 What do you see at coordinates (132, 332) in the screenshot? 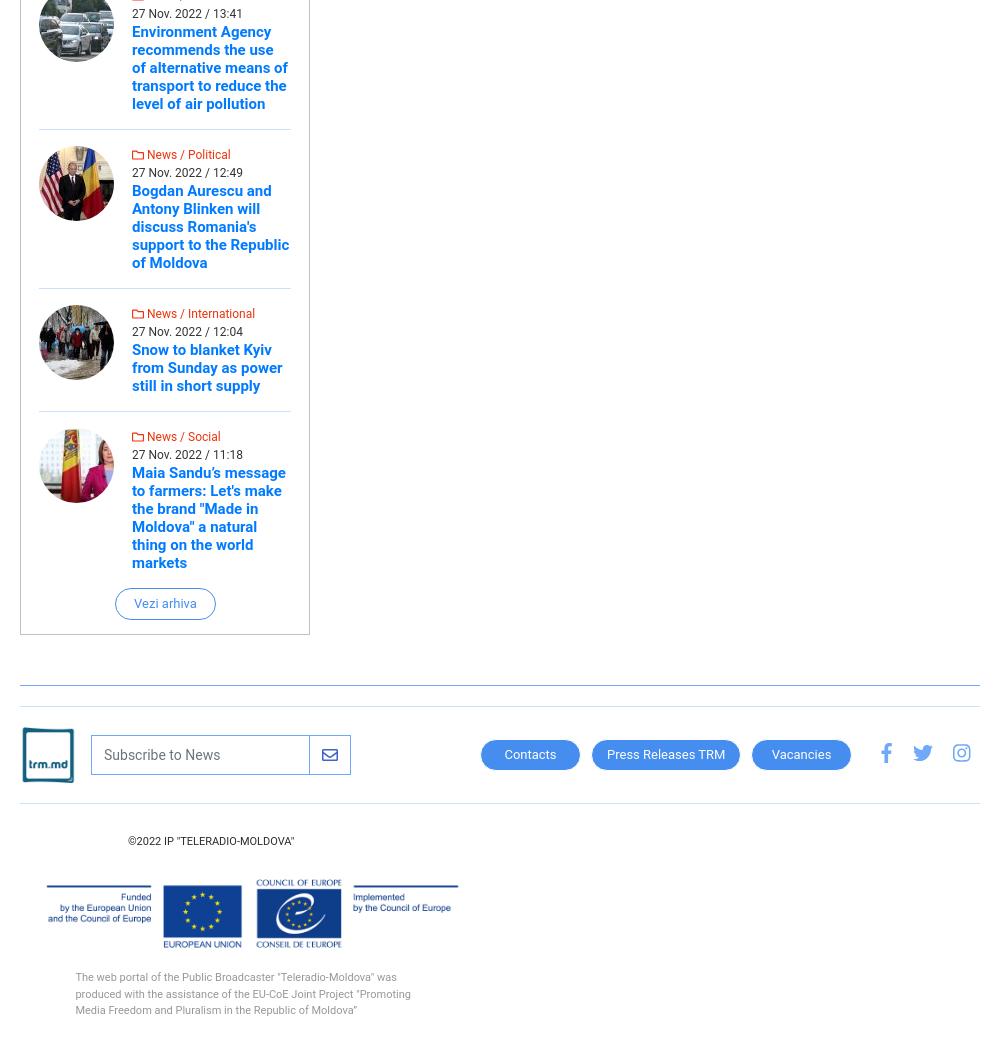
I see `'27 Nov. 2022 / 12:04'` at bounding box center [132, 332].